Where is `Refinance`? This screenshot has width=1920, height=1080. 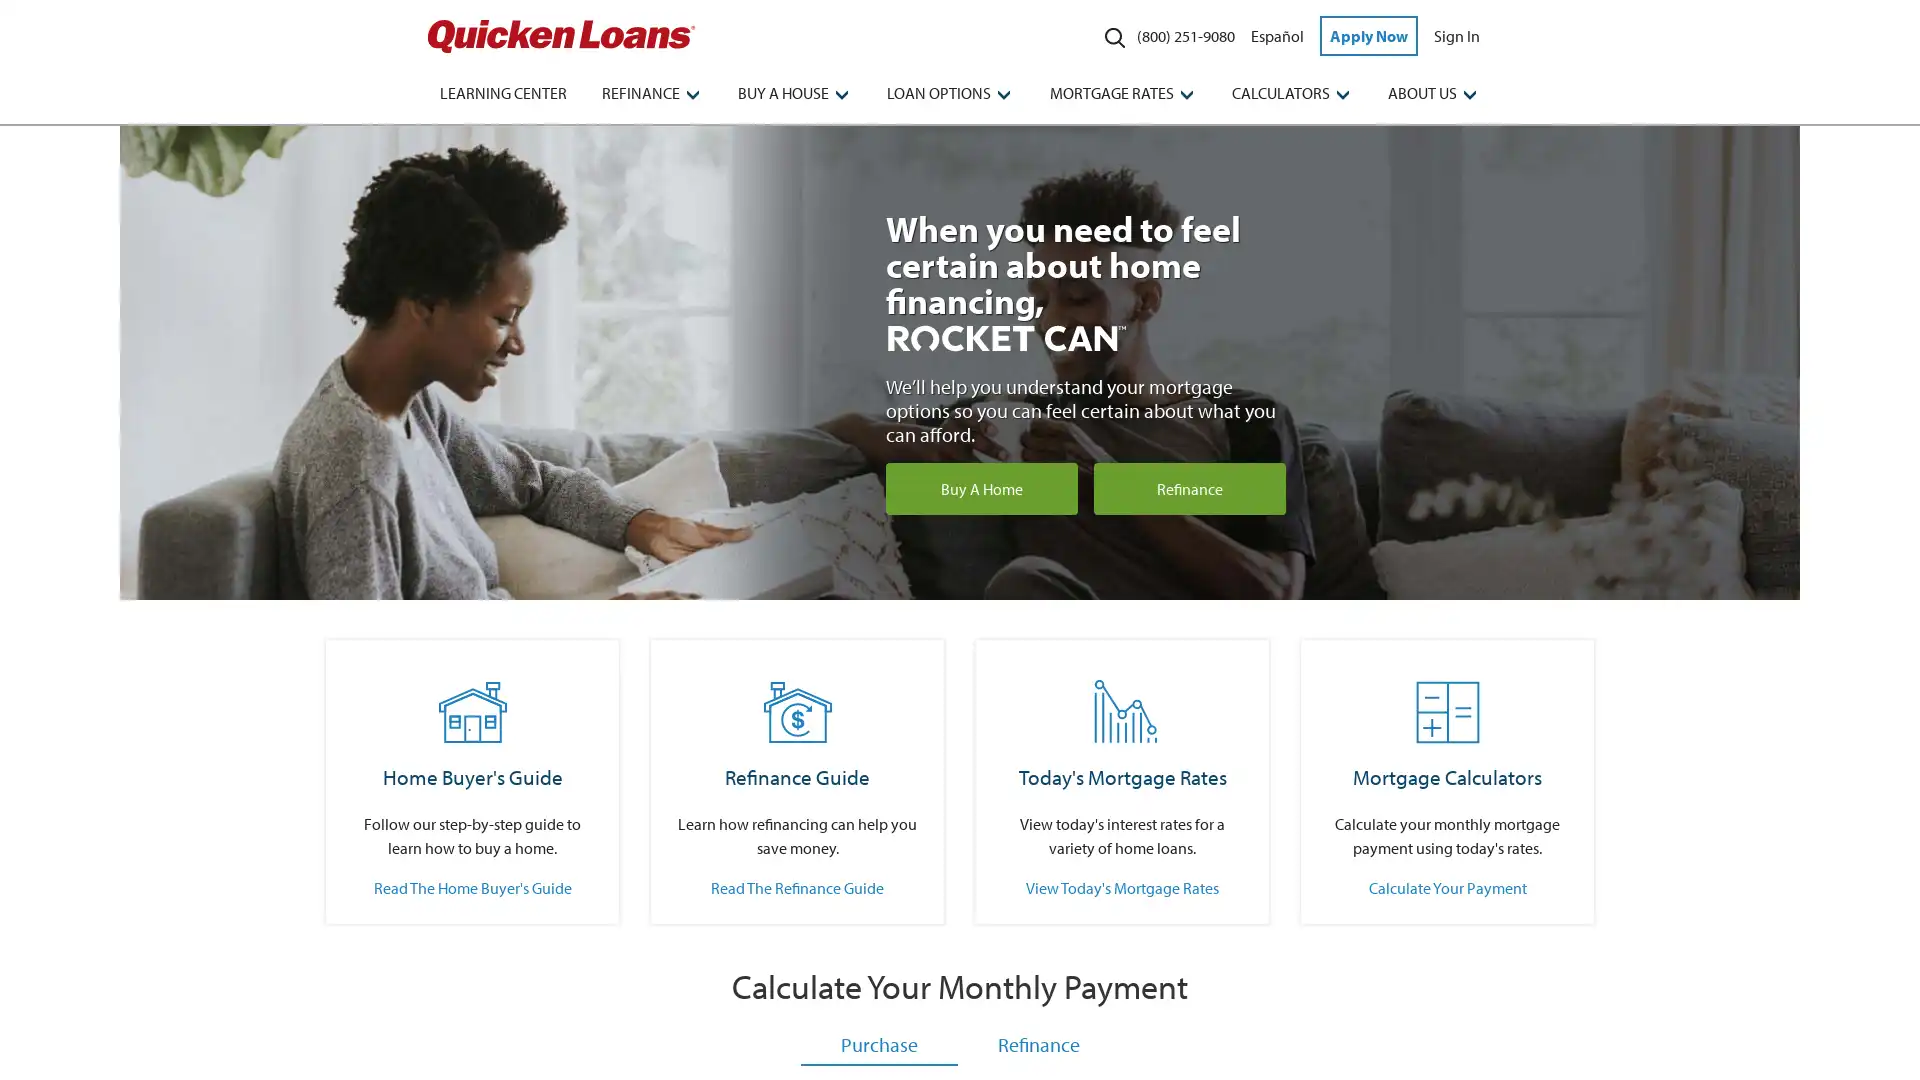 Refinance is located at coordinates (1037, 1044).